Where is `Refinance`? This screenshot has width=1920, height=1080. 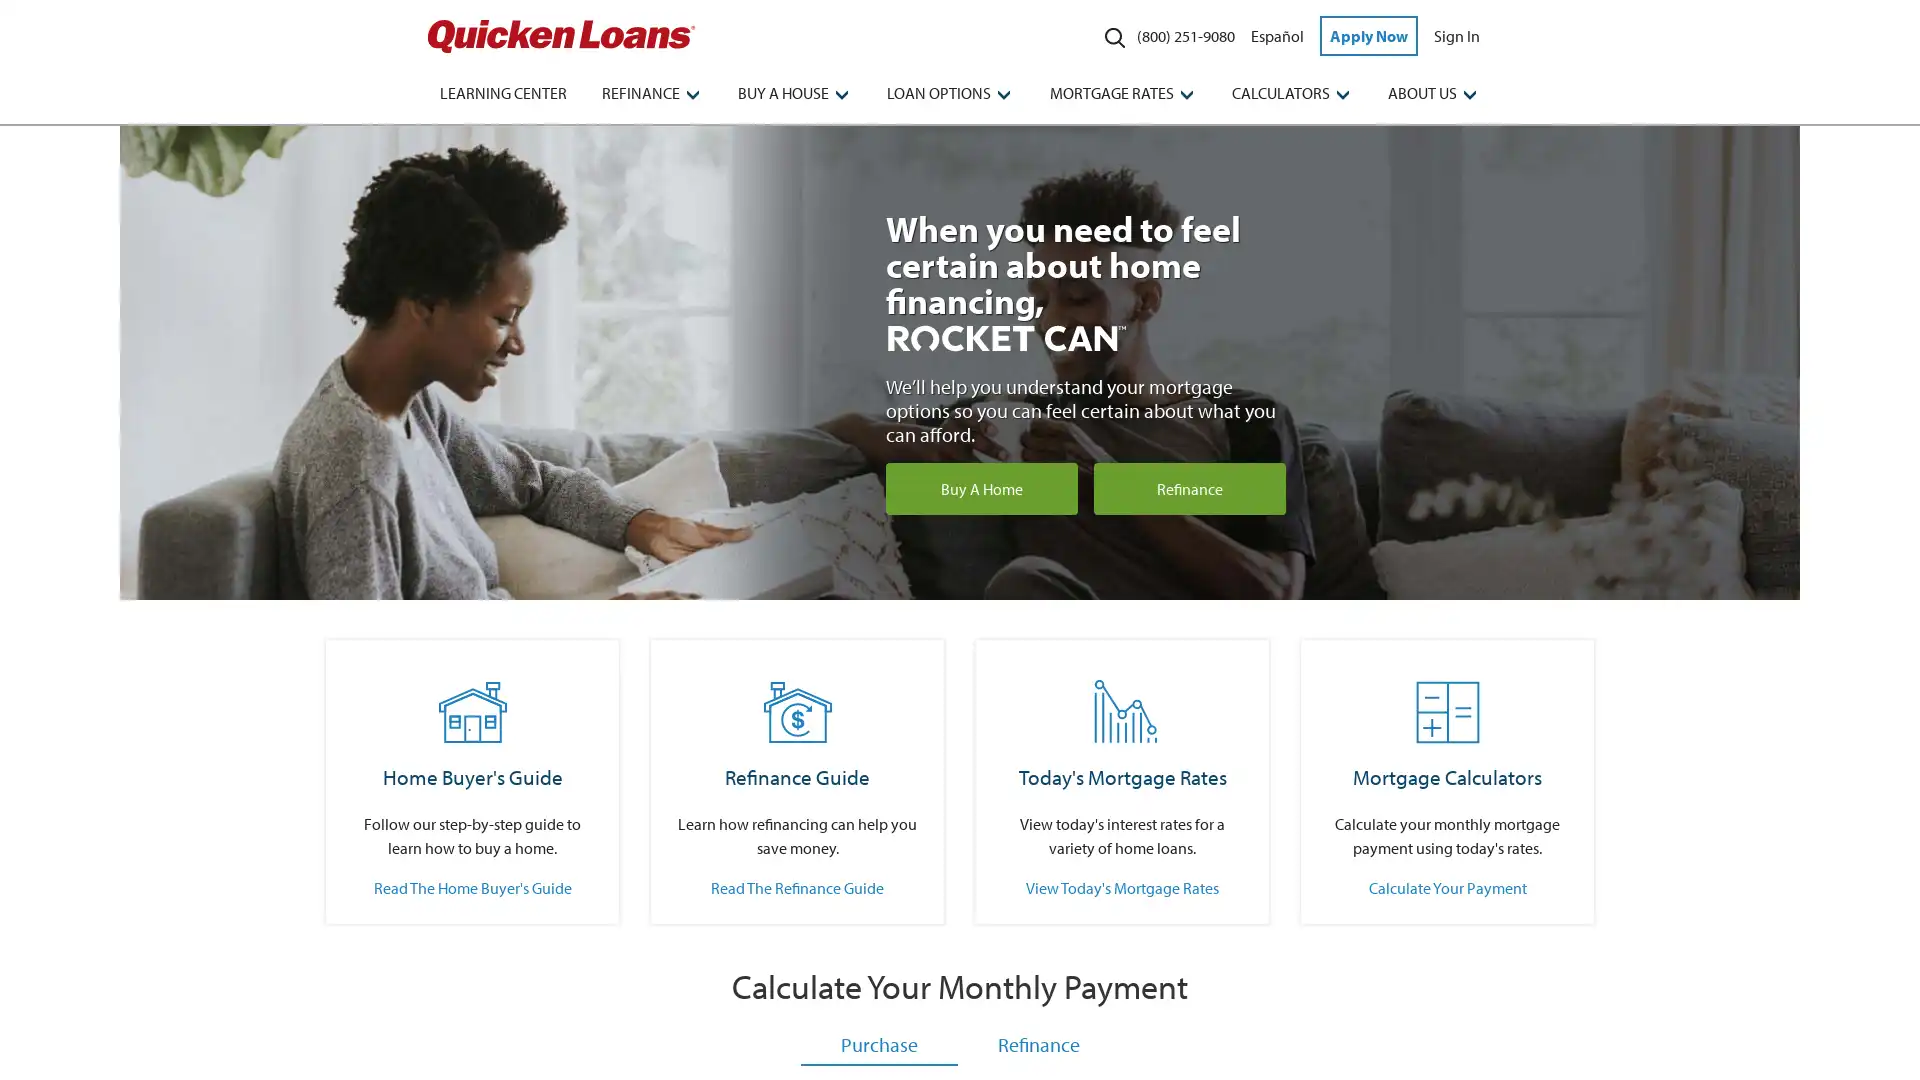 Refinance is located at coordinates (1037, 1044).